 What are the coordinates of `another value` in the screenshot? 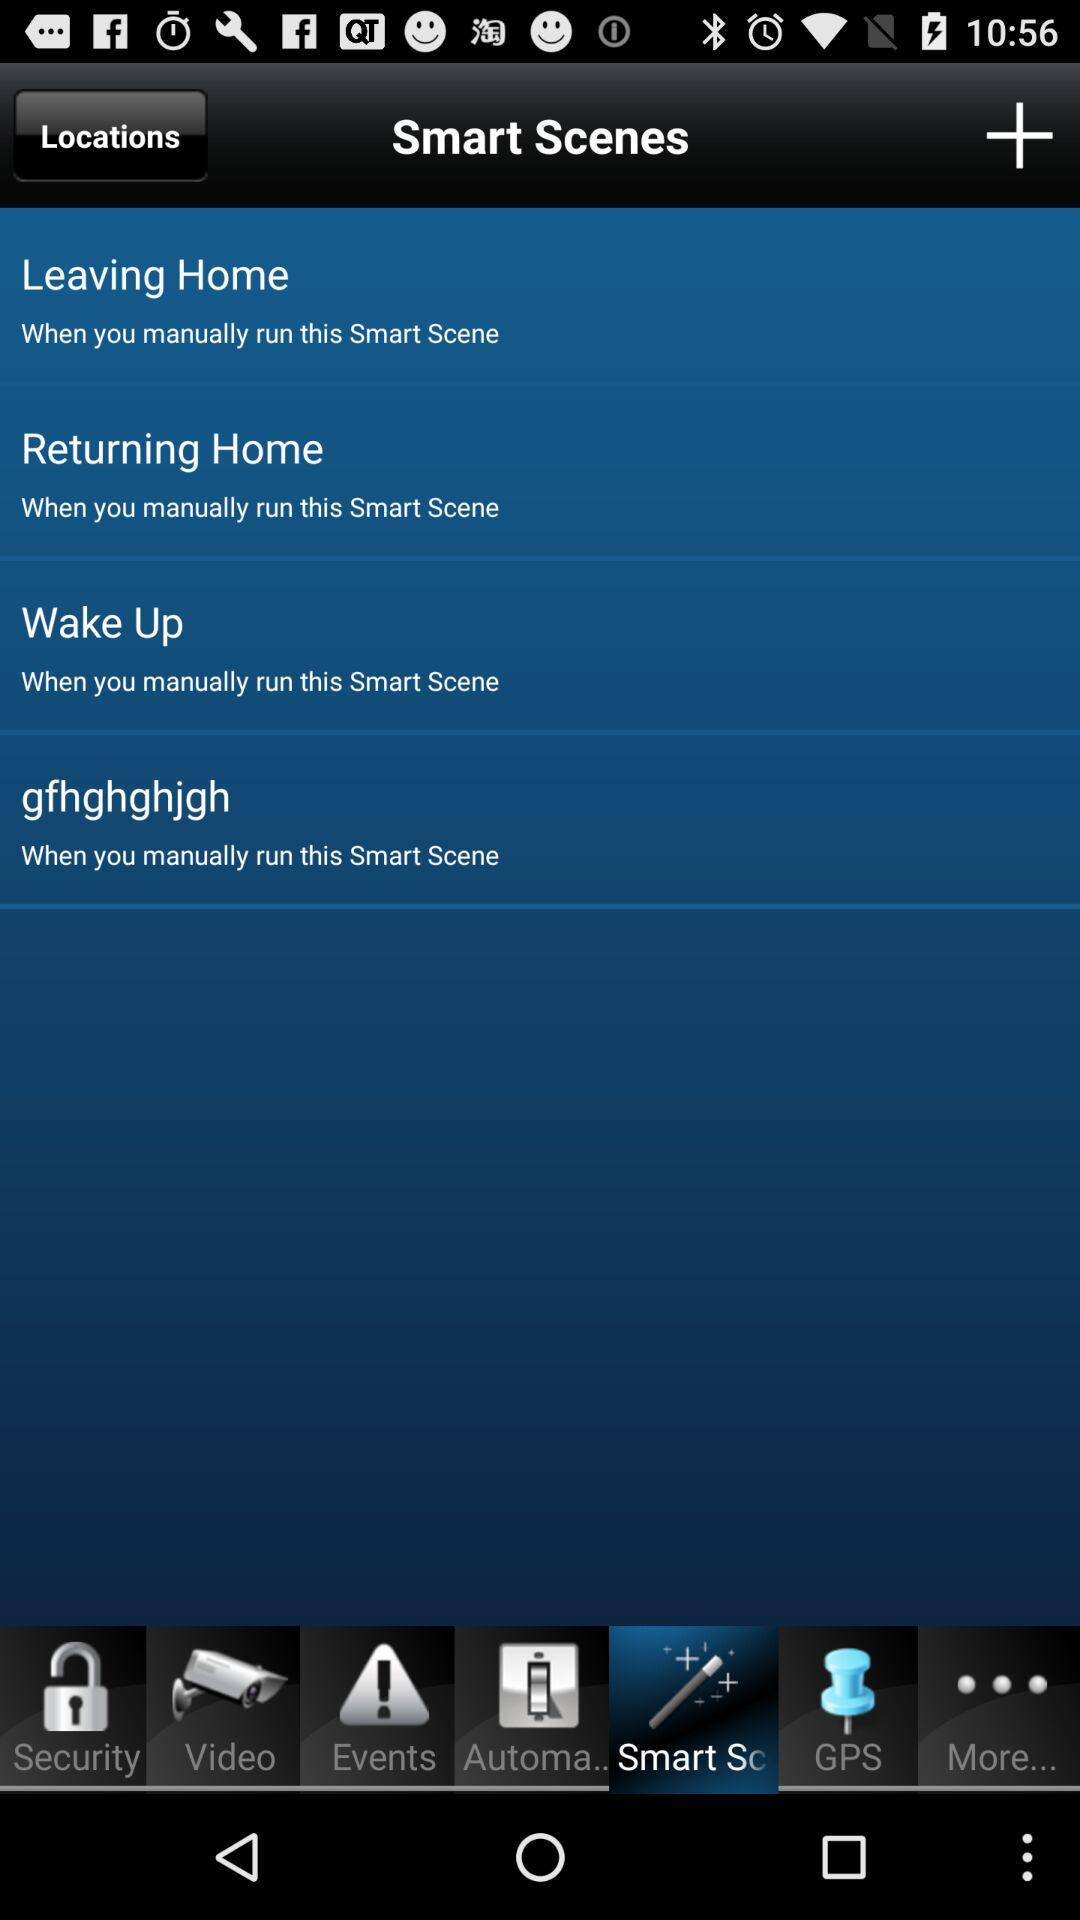 It's located at (1019, 134).